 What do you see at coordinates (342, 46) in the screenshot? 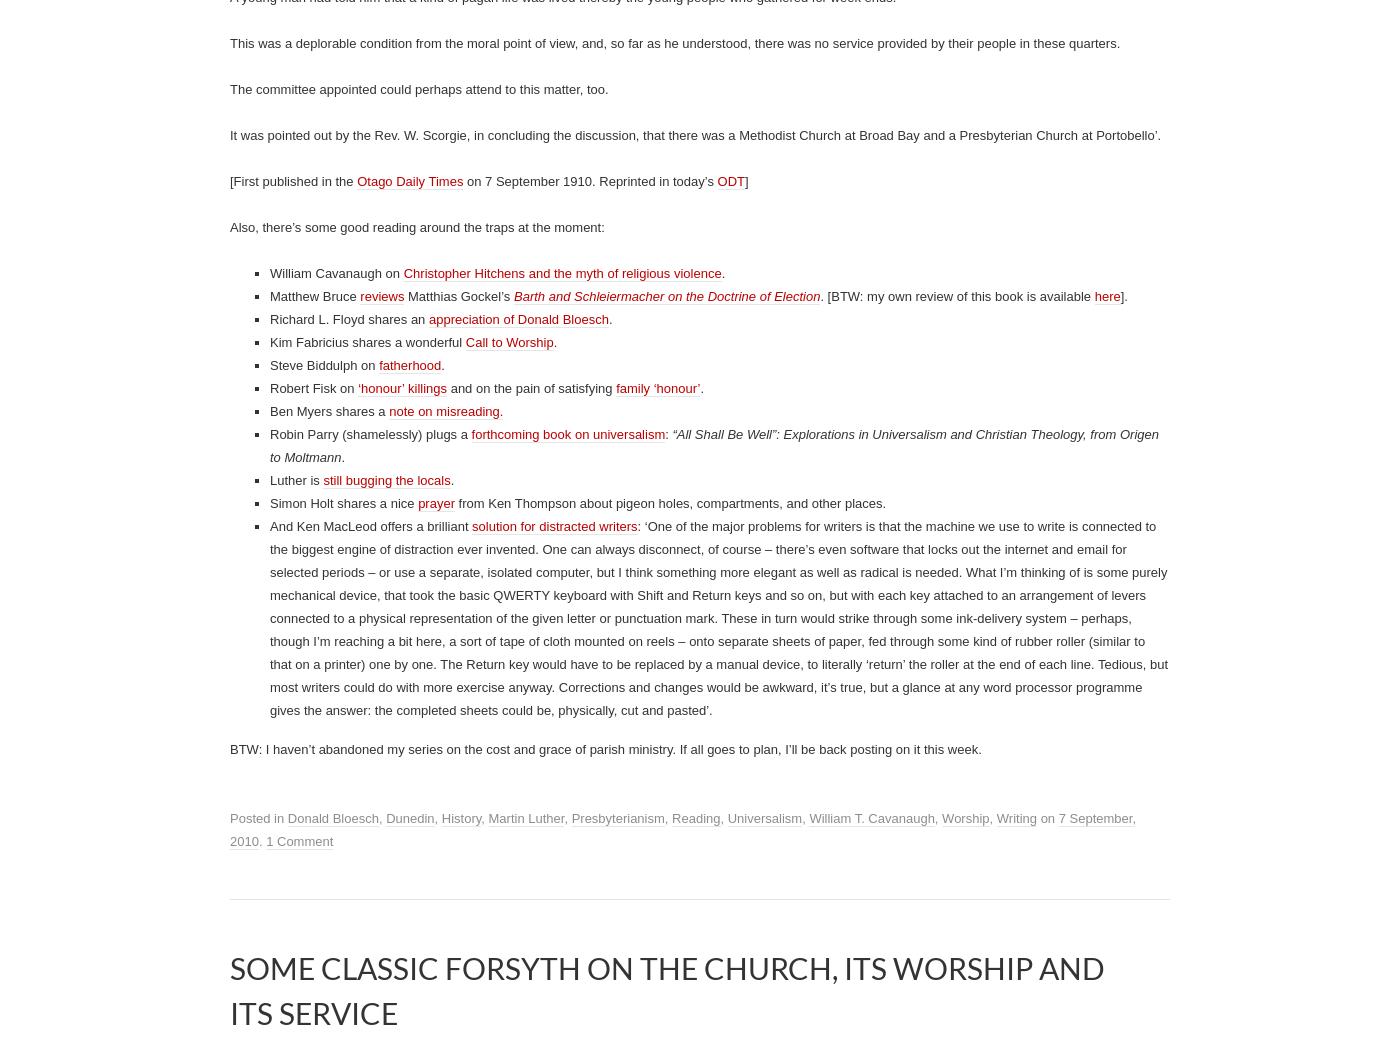
I see `'when mourners sing with joy'` at bounding box center [342, 46].